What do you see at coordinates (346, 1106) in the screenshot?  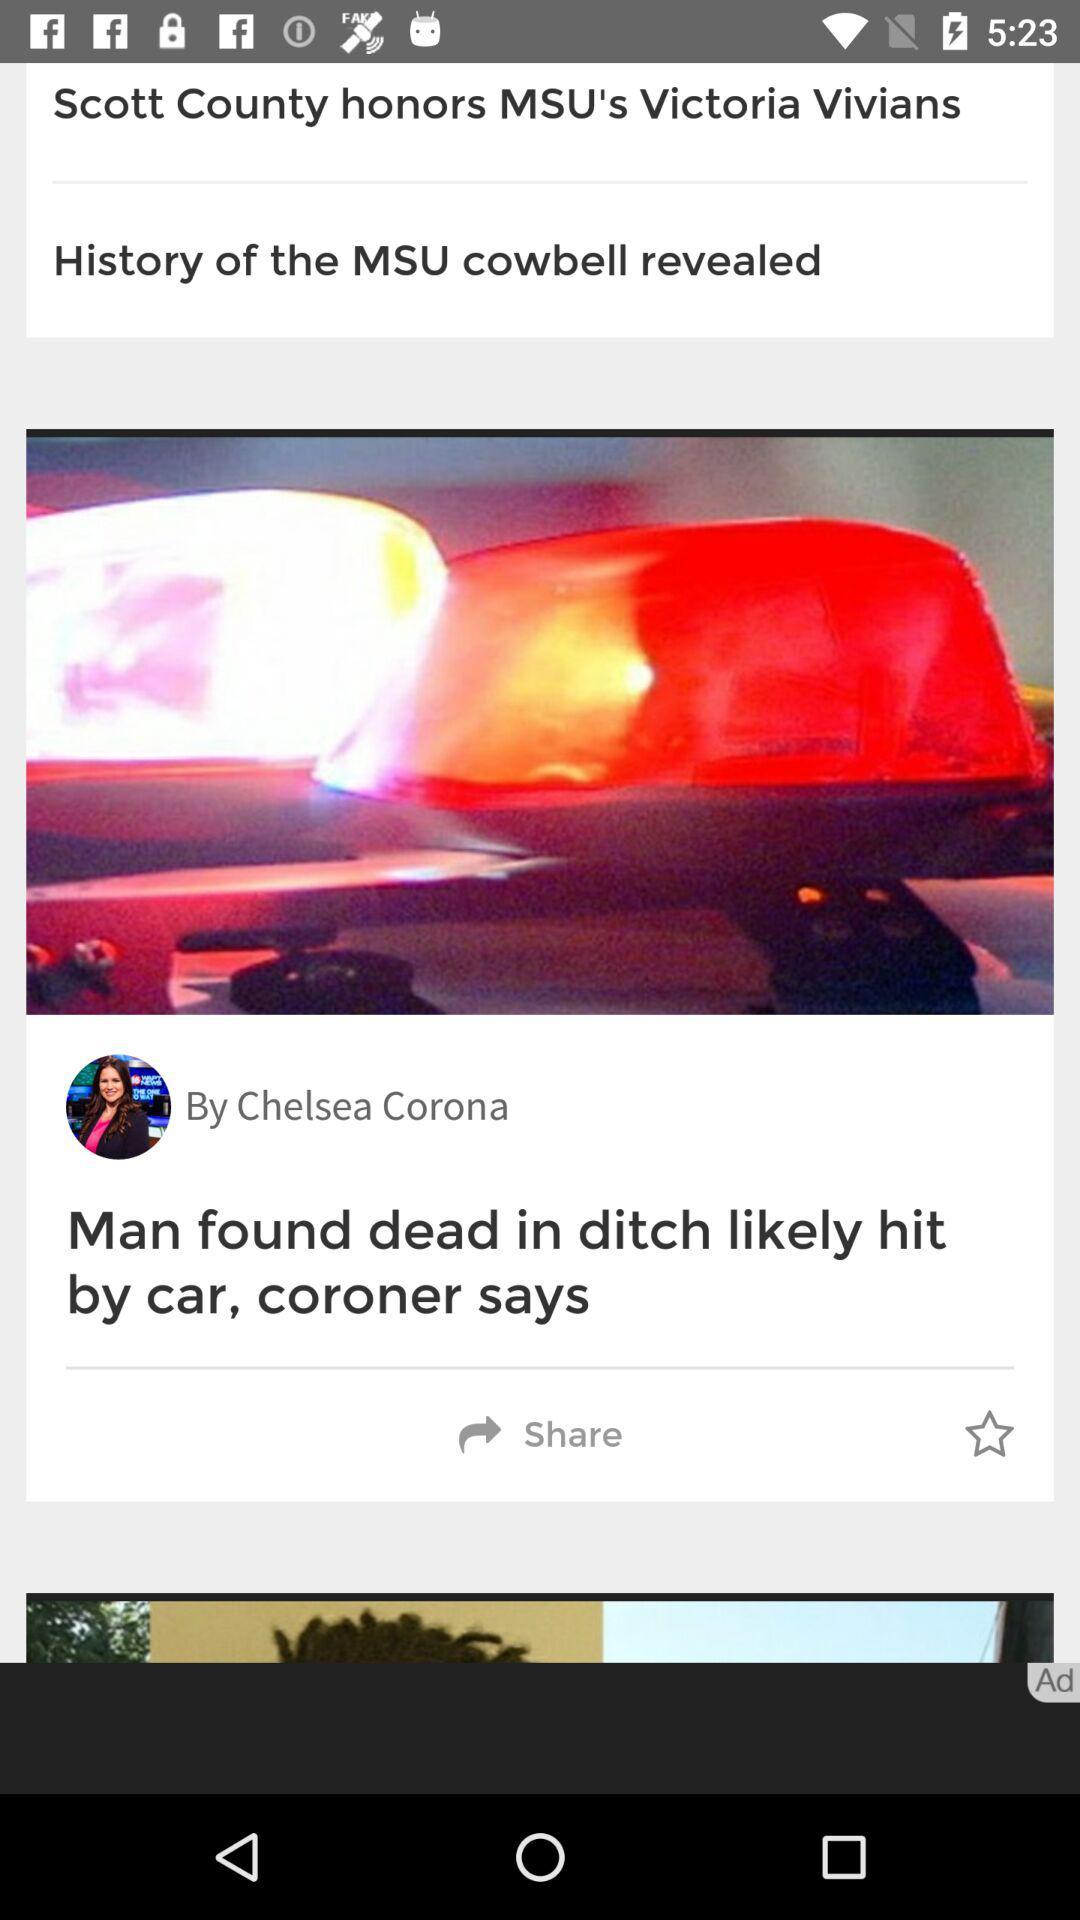 I see `the by chelsea corona` at bounding box center [346, 1106].